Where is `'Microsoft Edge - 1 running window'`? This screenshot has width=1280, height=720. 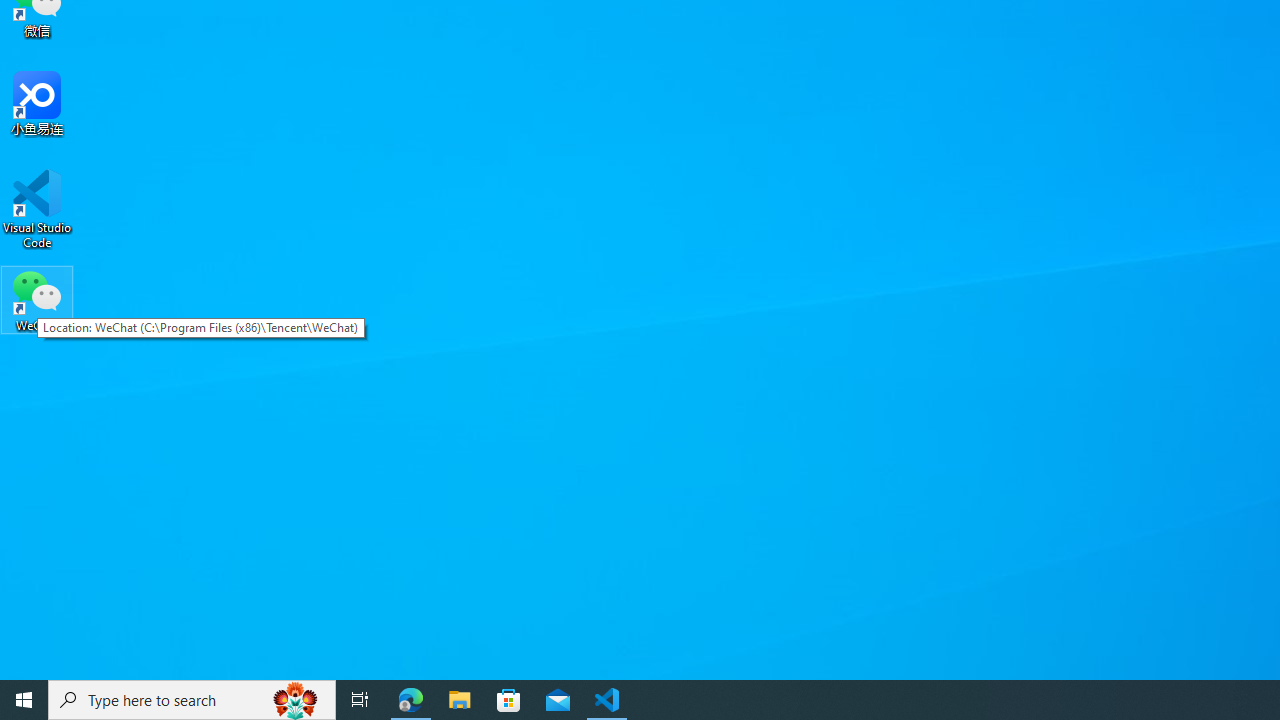 'Microsoft Edge - 1 running window' is located at coordinates (410, 698).